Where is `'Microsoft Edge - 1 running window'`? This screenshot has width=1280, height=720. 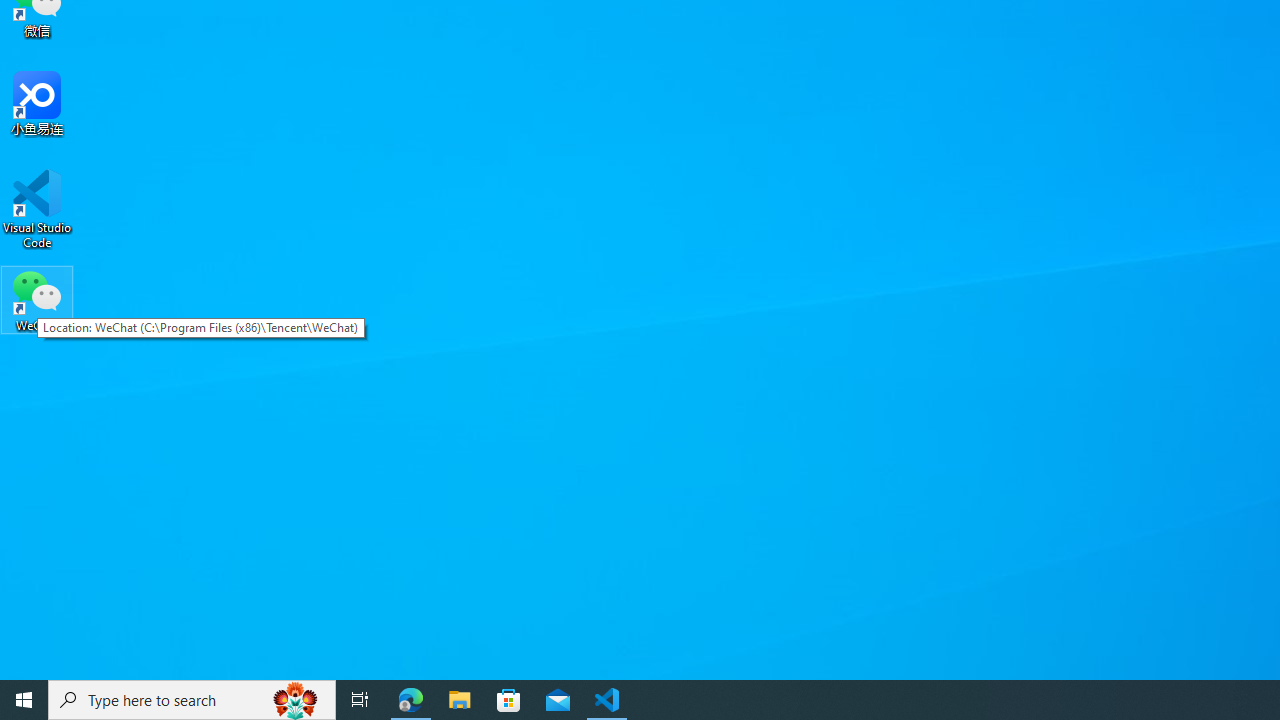 'Microsoft Edge - 1 running window' is located at coordinates (410, 698).